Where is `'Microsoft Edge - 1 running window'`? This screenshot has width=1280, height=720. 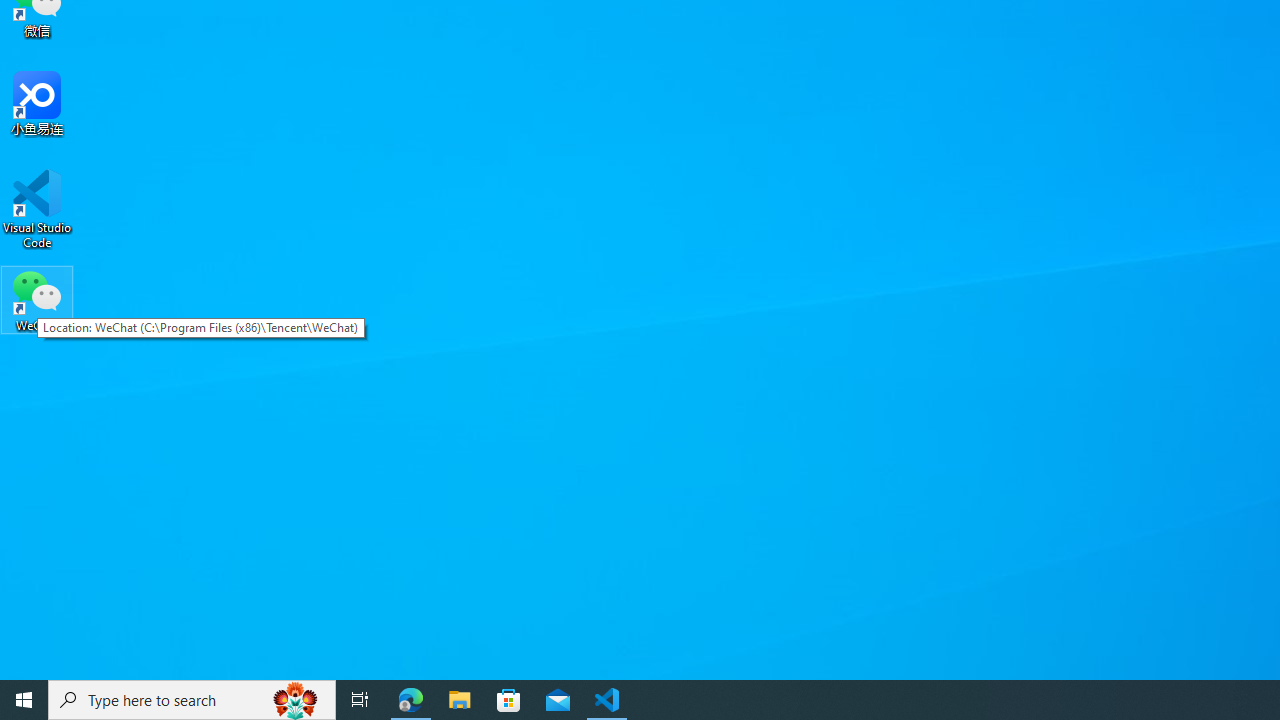 'Microsoft Edge - 1 running window' is located at coordinates (410, 698).